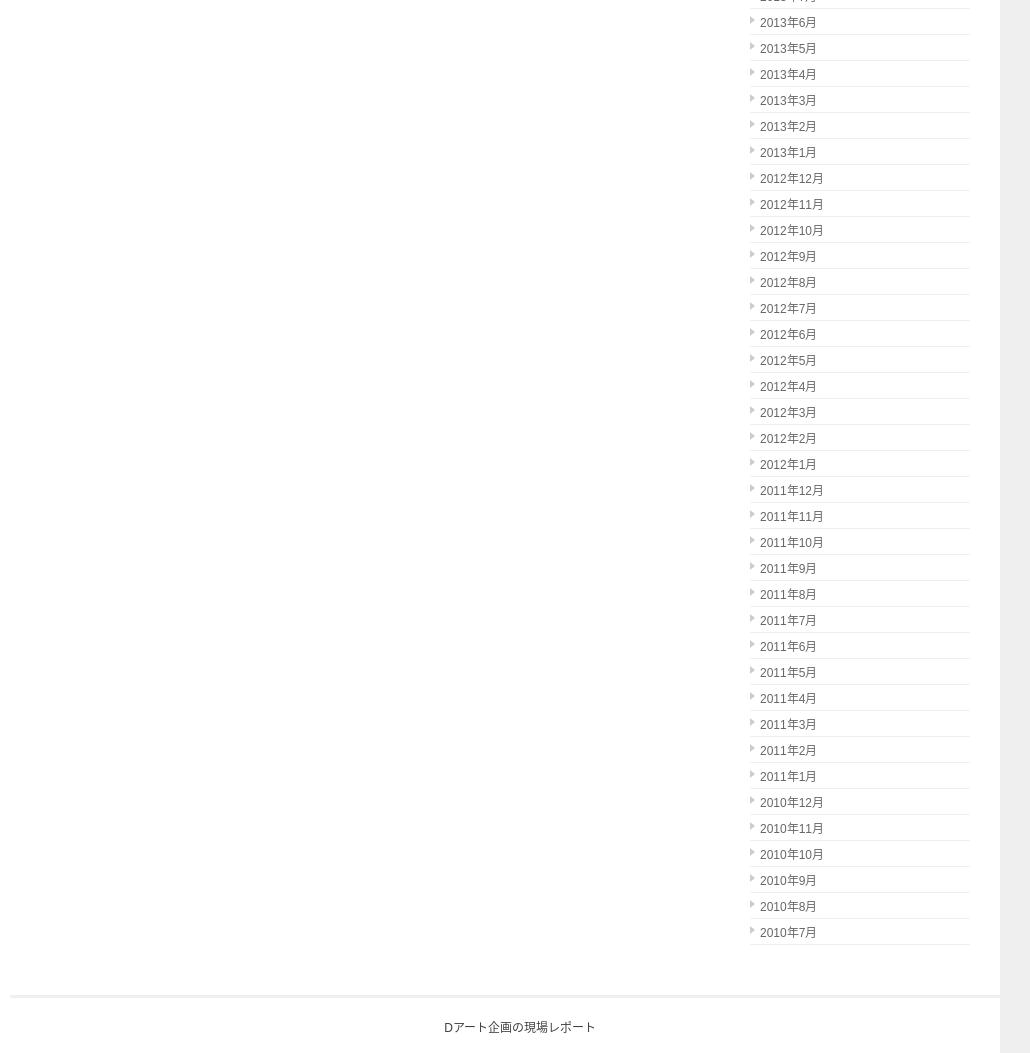  I want to click on '2010年8月', so click(787, 906).